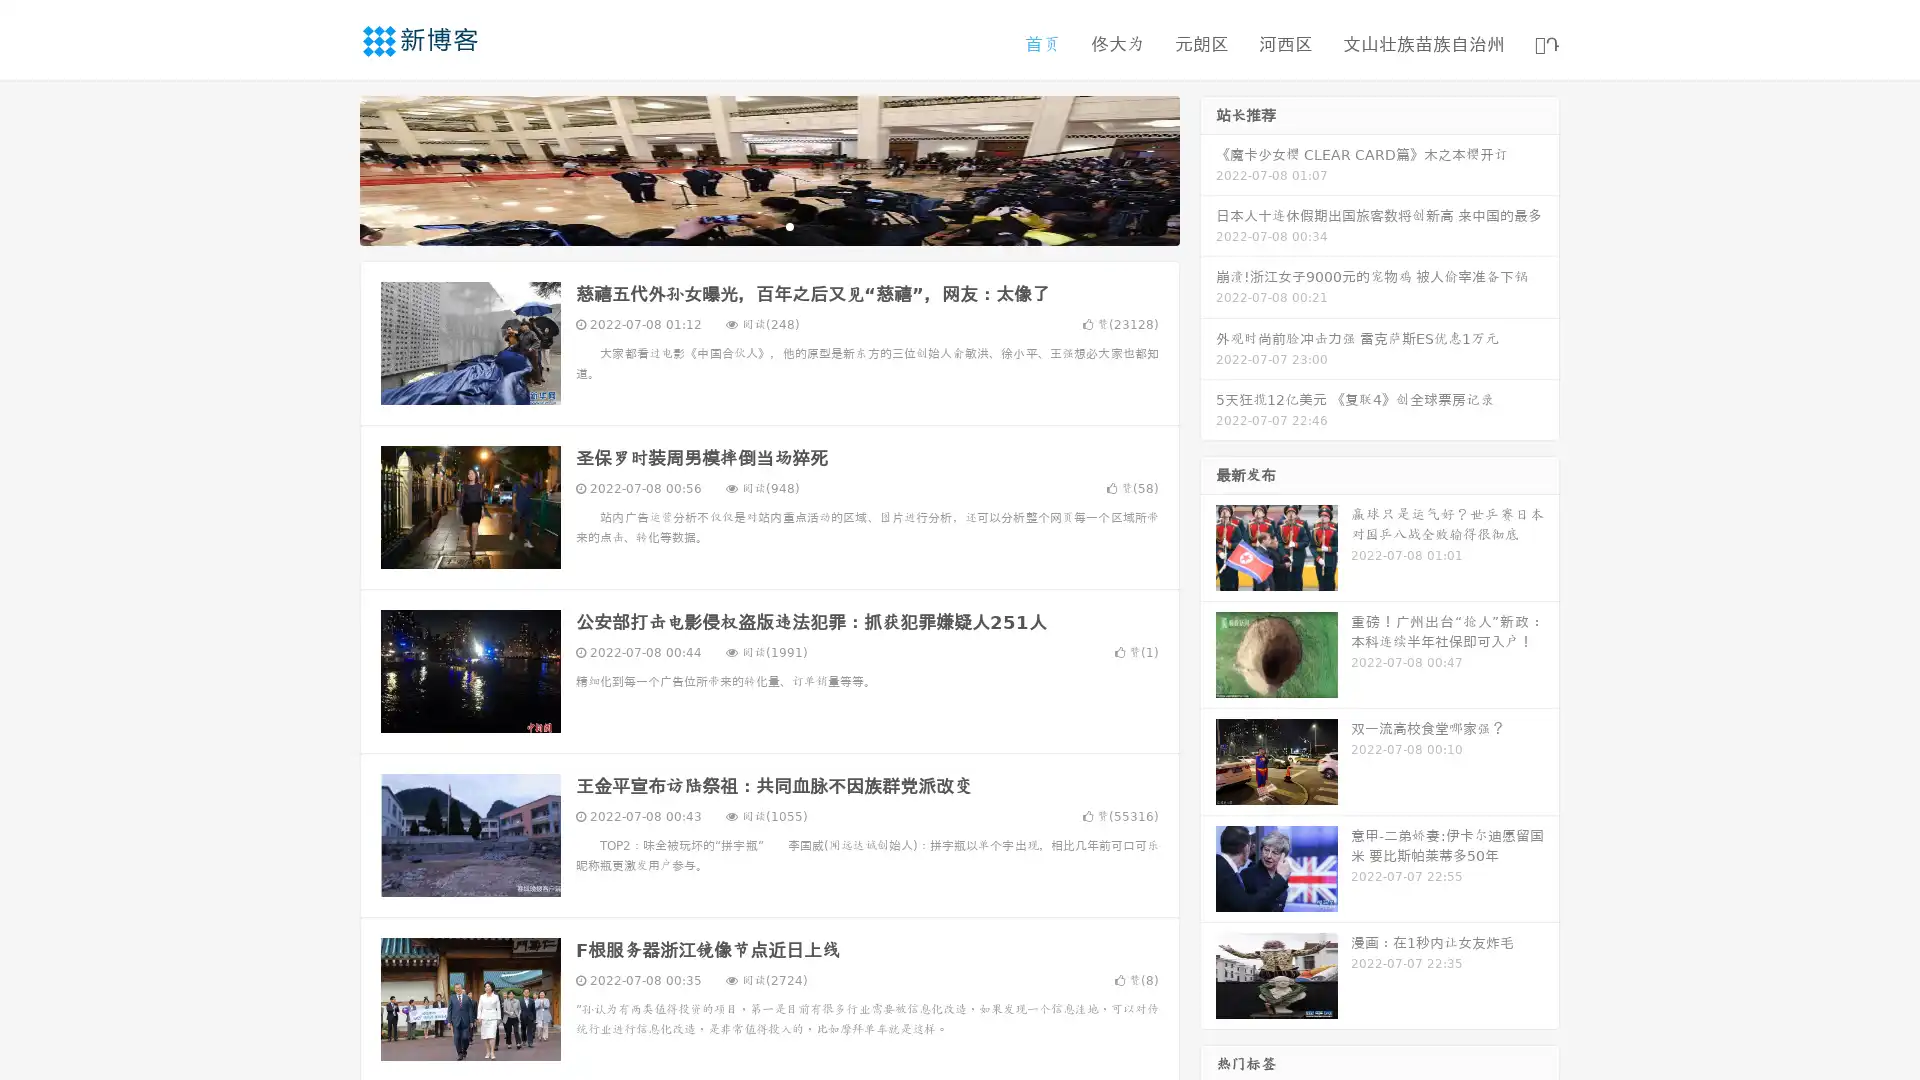 The height and width of the screenshot is (1080, 1920). Describe the element at coordinates (1208, 168) in the screenshot. I see `Next slide` at that location.